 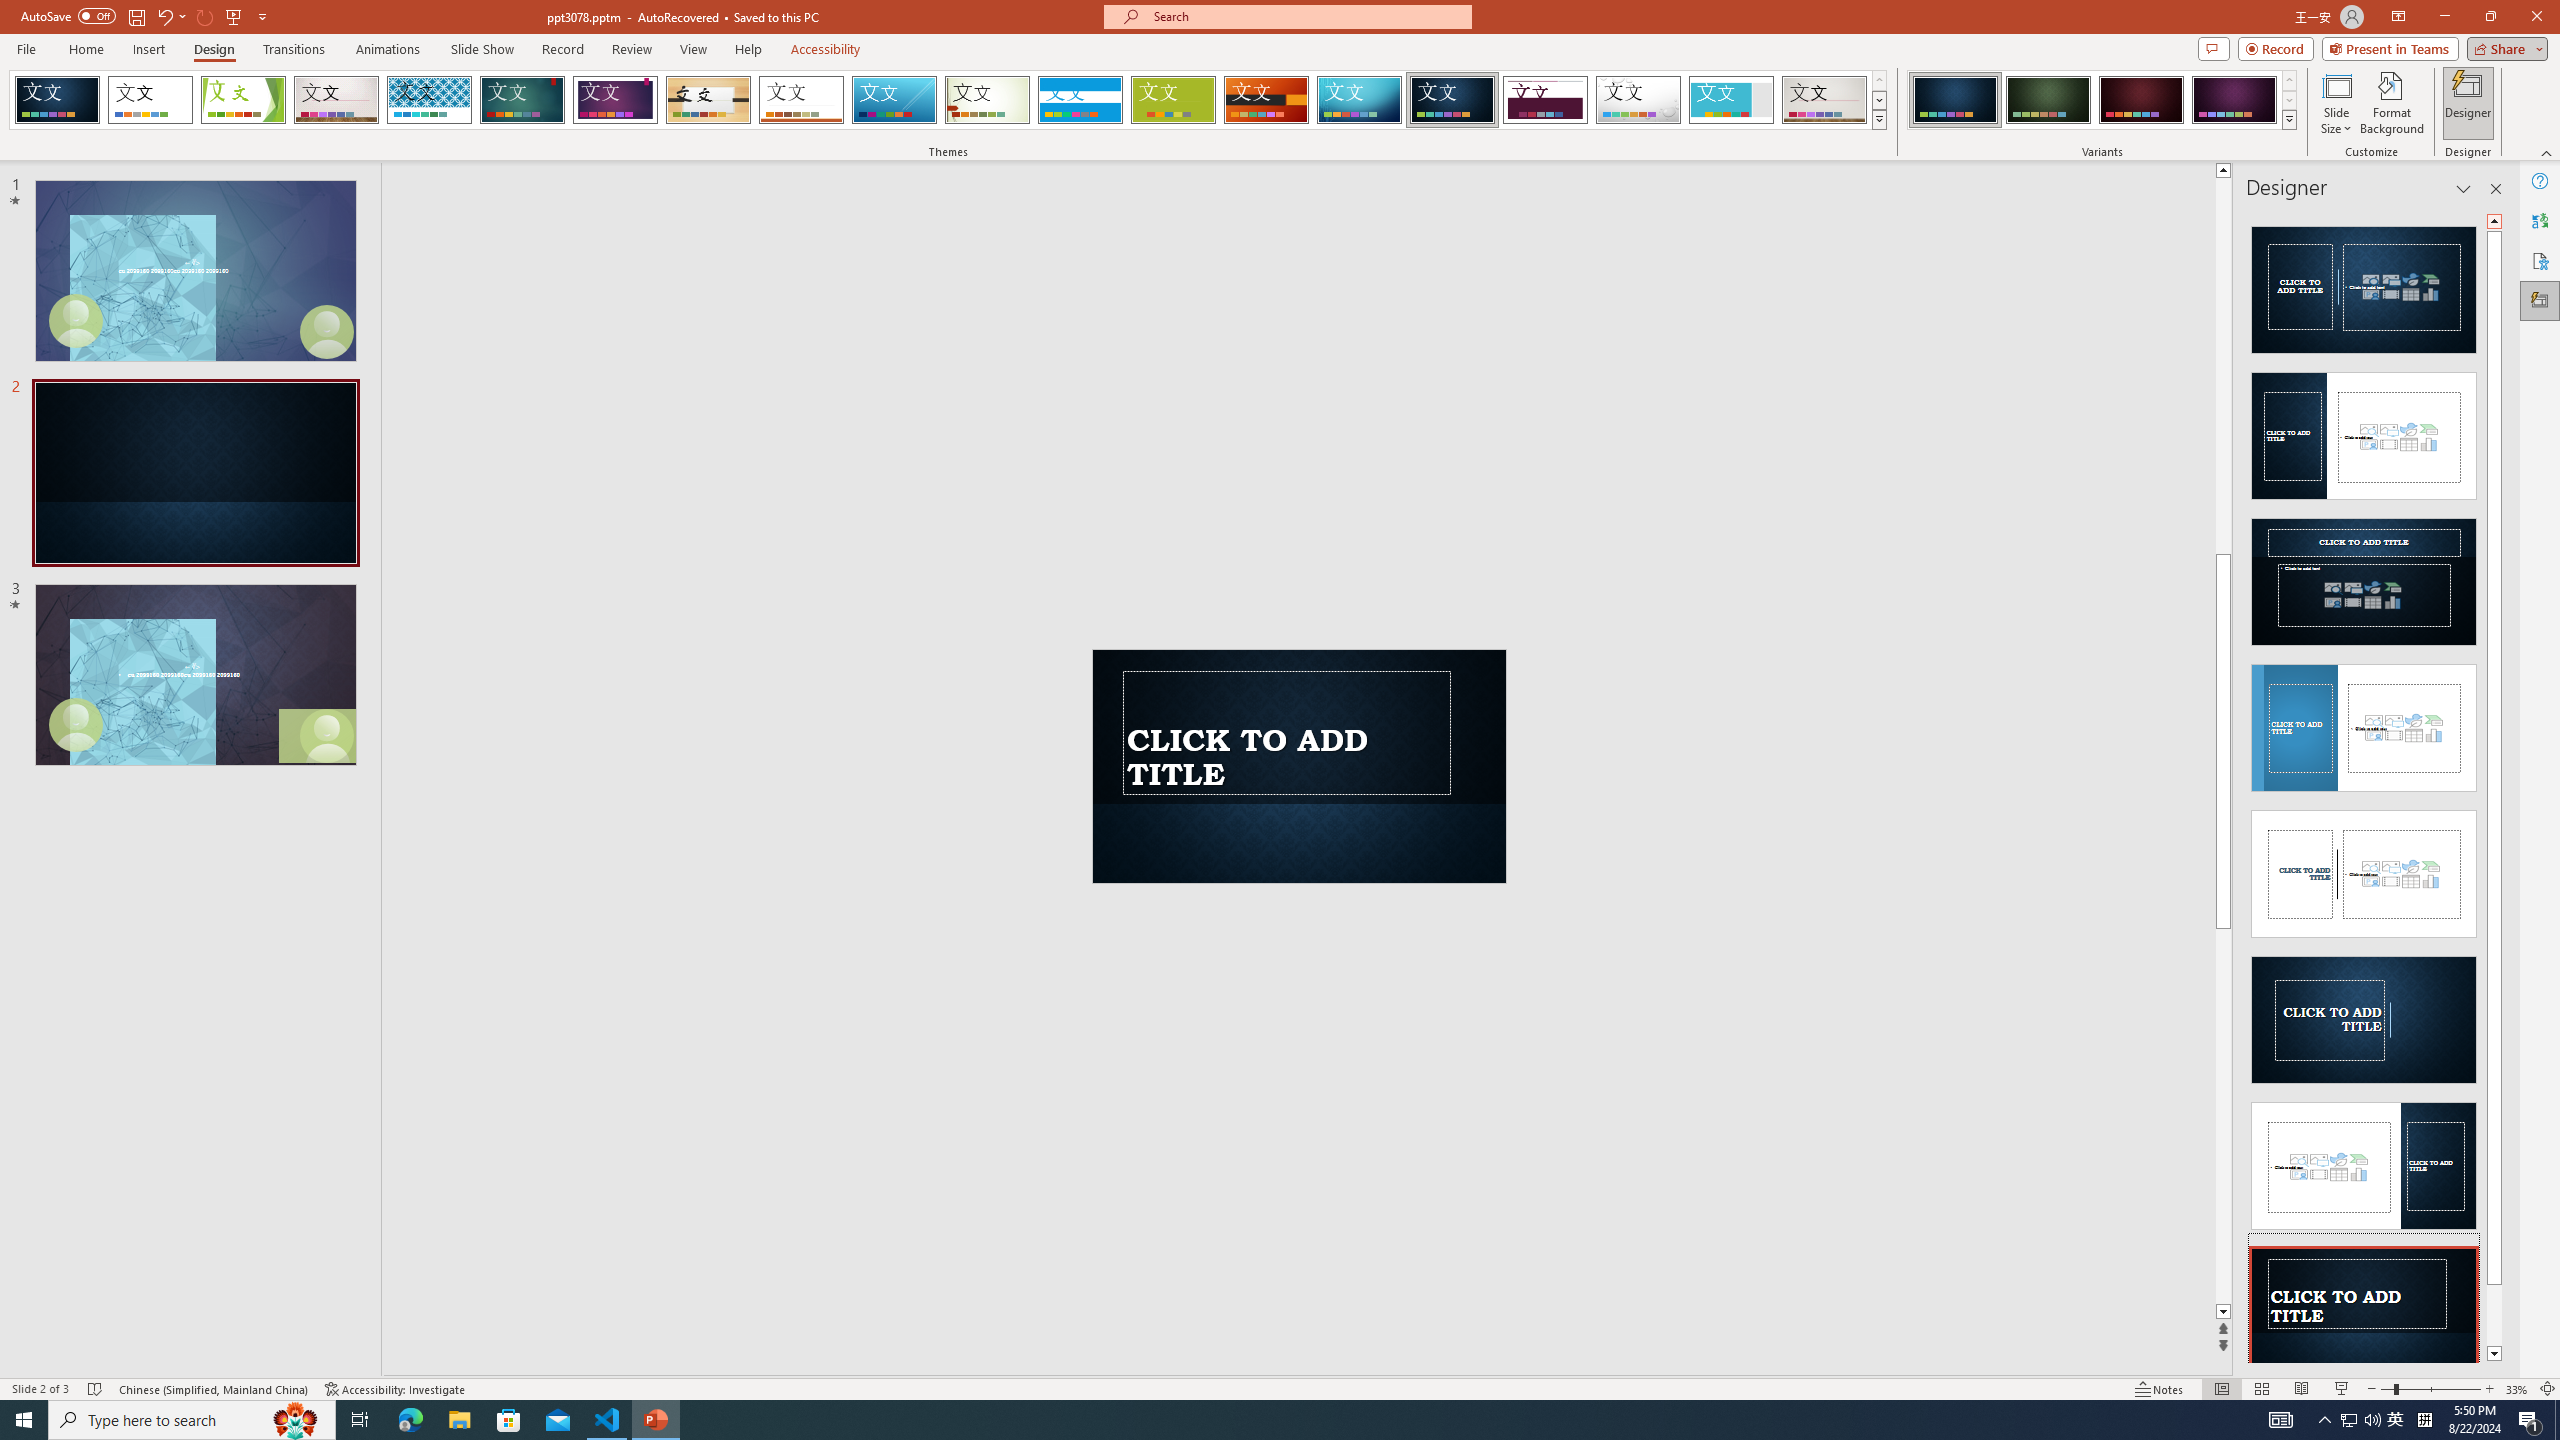 I want to click on 'Banded', so click(x=1080, y=99).